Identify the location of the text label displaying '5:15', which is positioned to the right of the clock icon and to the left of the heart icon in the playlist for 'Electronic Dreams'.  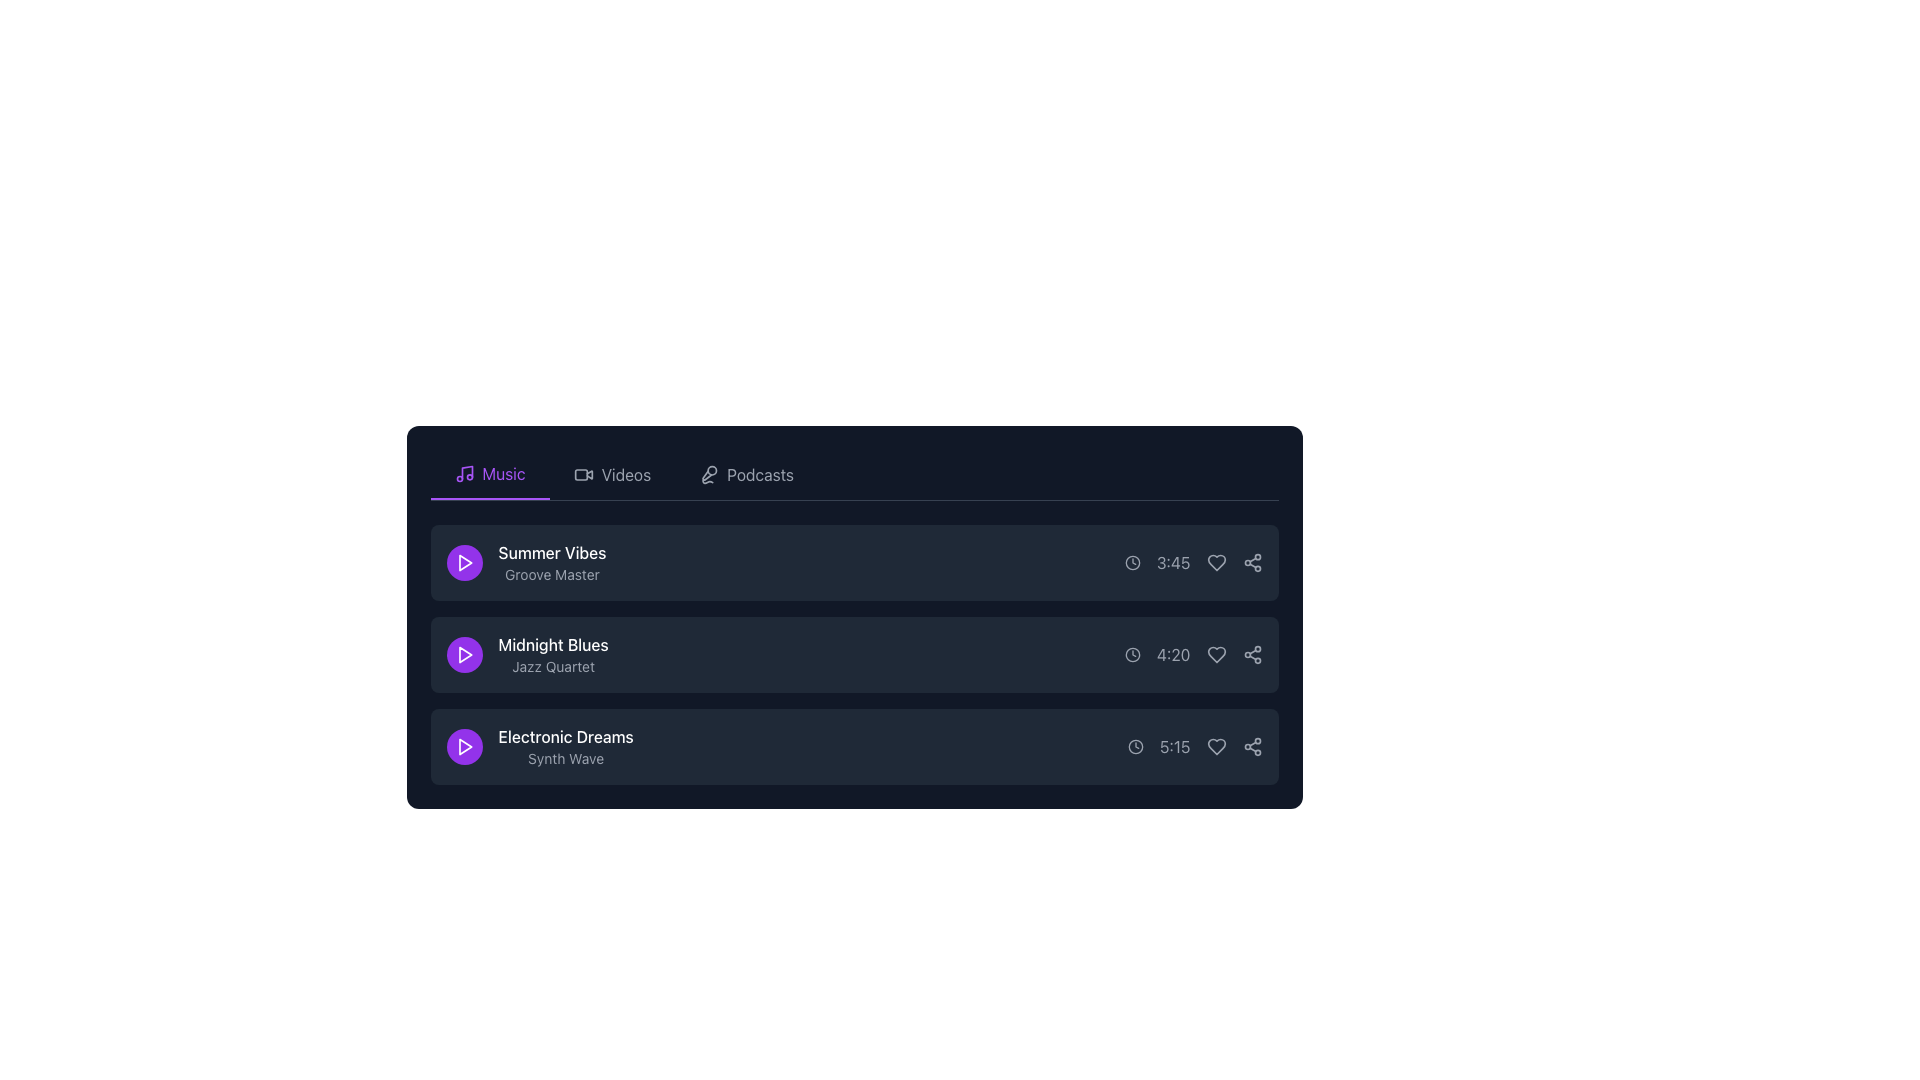
(1195, 747).